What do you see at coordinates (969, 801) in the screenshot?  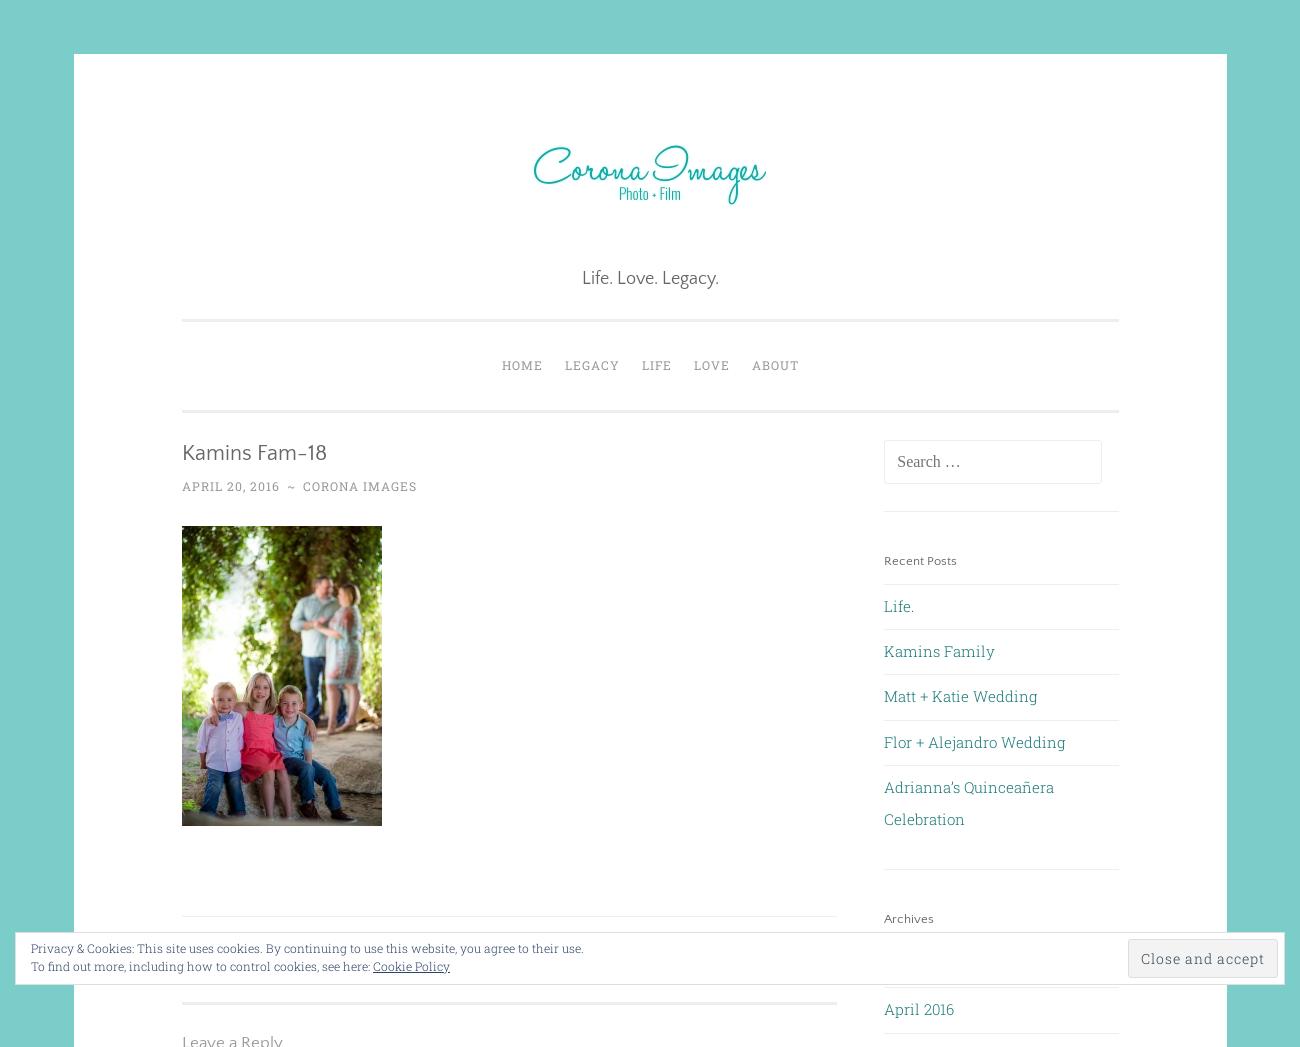 I see `'Adrianna’s Quinceañera Celebration'` at bounding box center [969, 801].